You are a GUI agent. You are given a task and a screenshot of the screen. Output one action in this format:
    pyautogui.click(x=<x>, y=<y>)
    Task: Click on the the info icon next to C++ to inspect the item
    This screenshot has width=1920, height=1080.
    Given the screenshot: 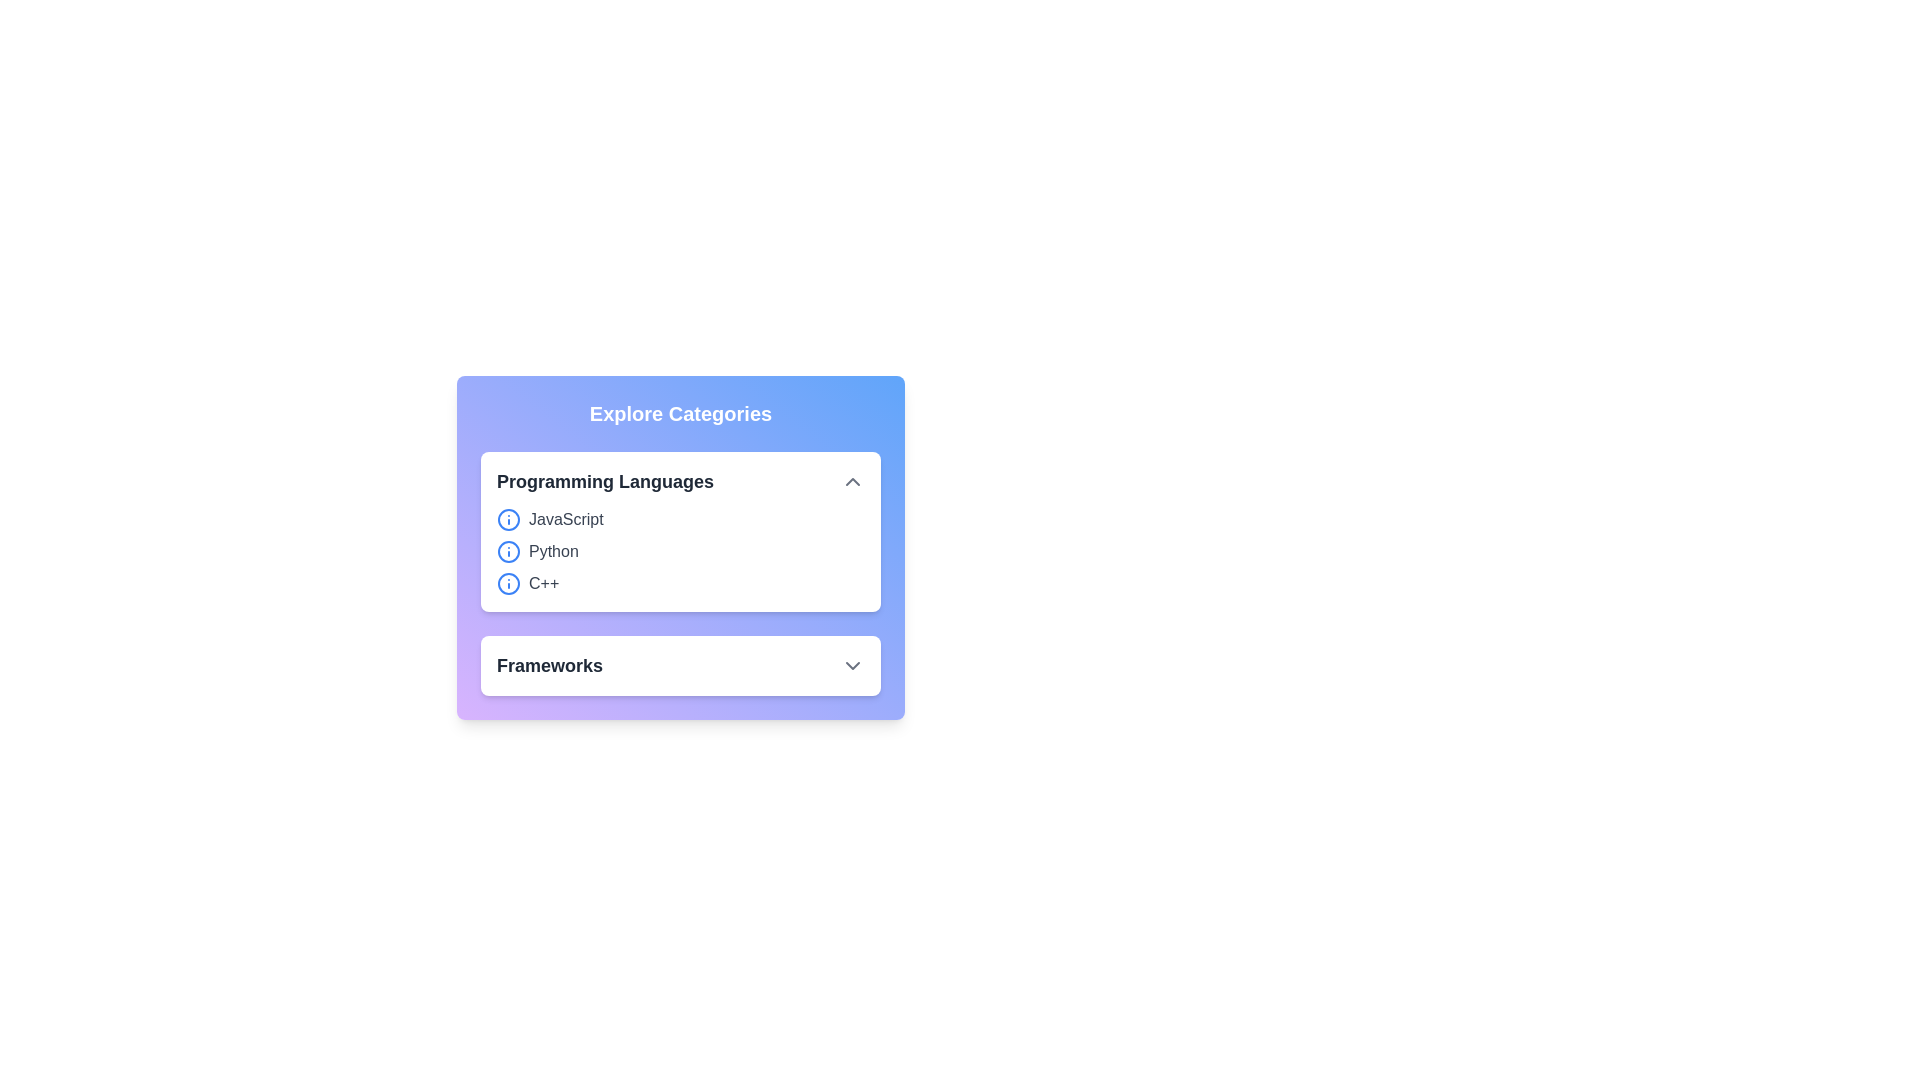 What is the action you would take?
    pyautogui.click(x=508, y=583)
    